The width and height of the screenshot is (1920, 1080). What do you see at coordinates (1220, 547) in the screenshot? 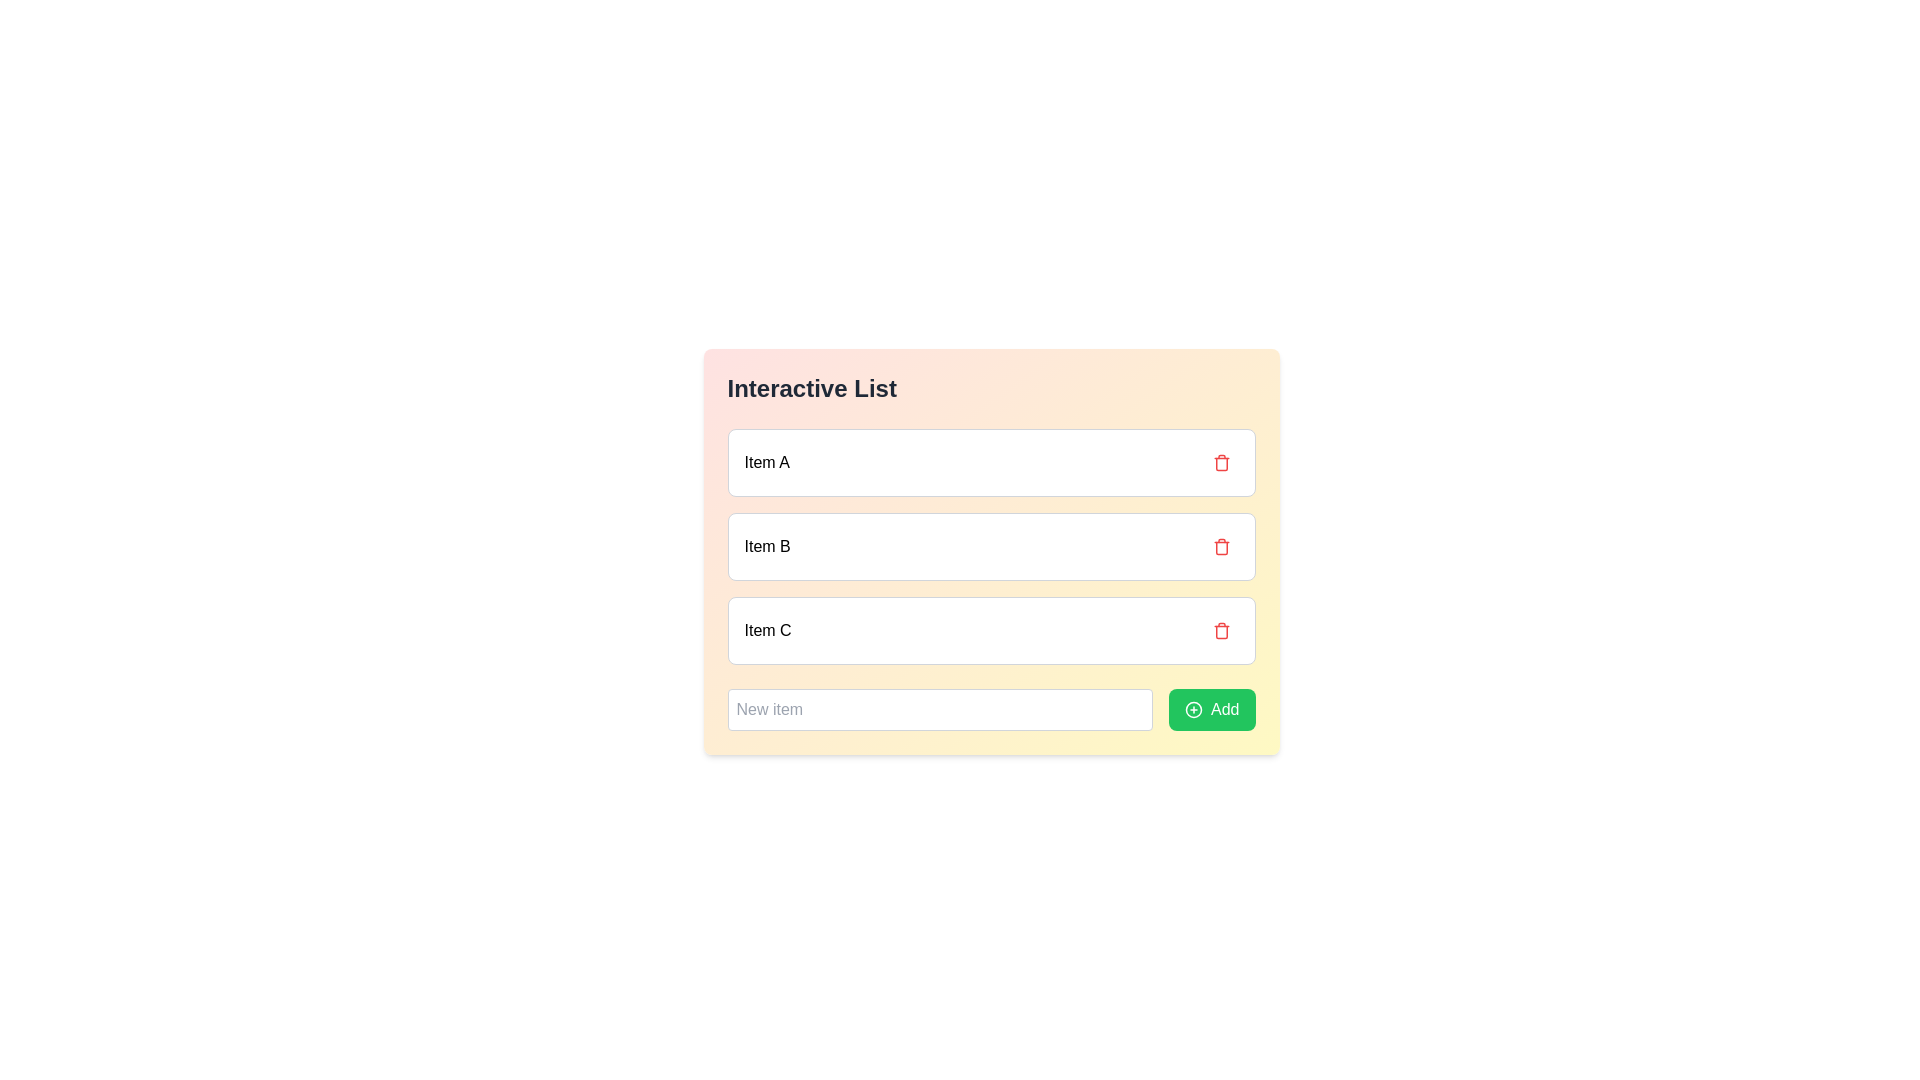
I see `the delete icon button associated with 'Item B'` at bounding box center [1220, 547].